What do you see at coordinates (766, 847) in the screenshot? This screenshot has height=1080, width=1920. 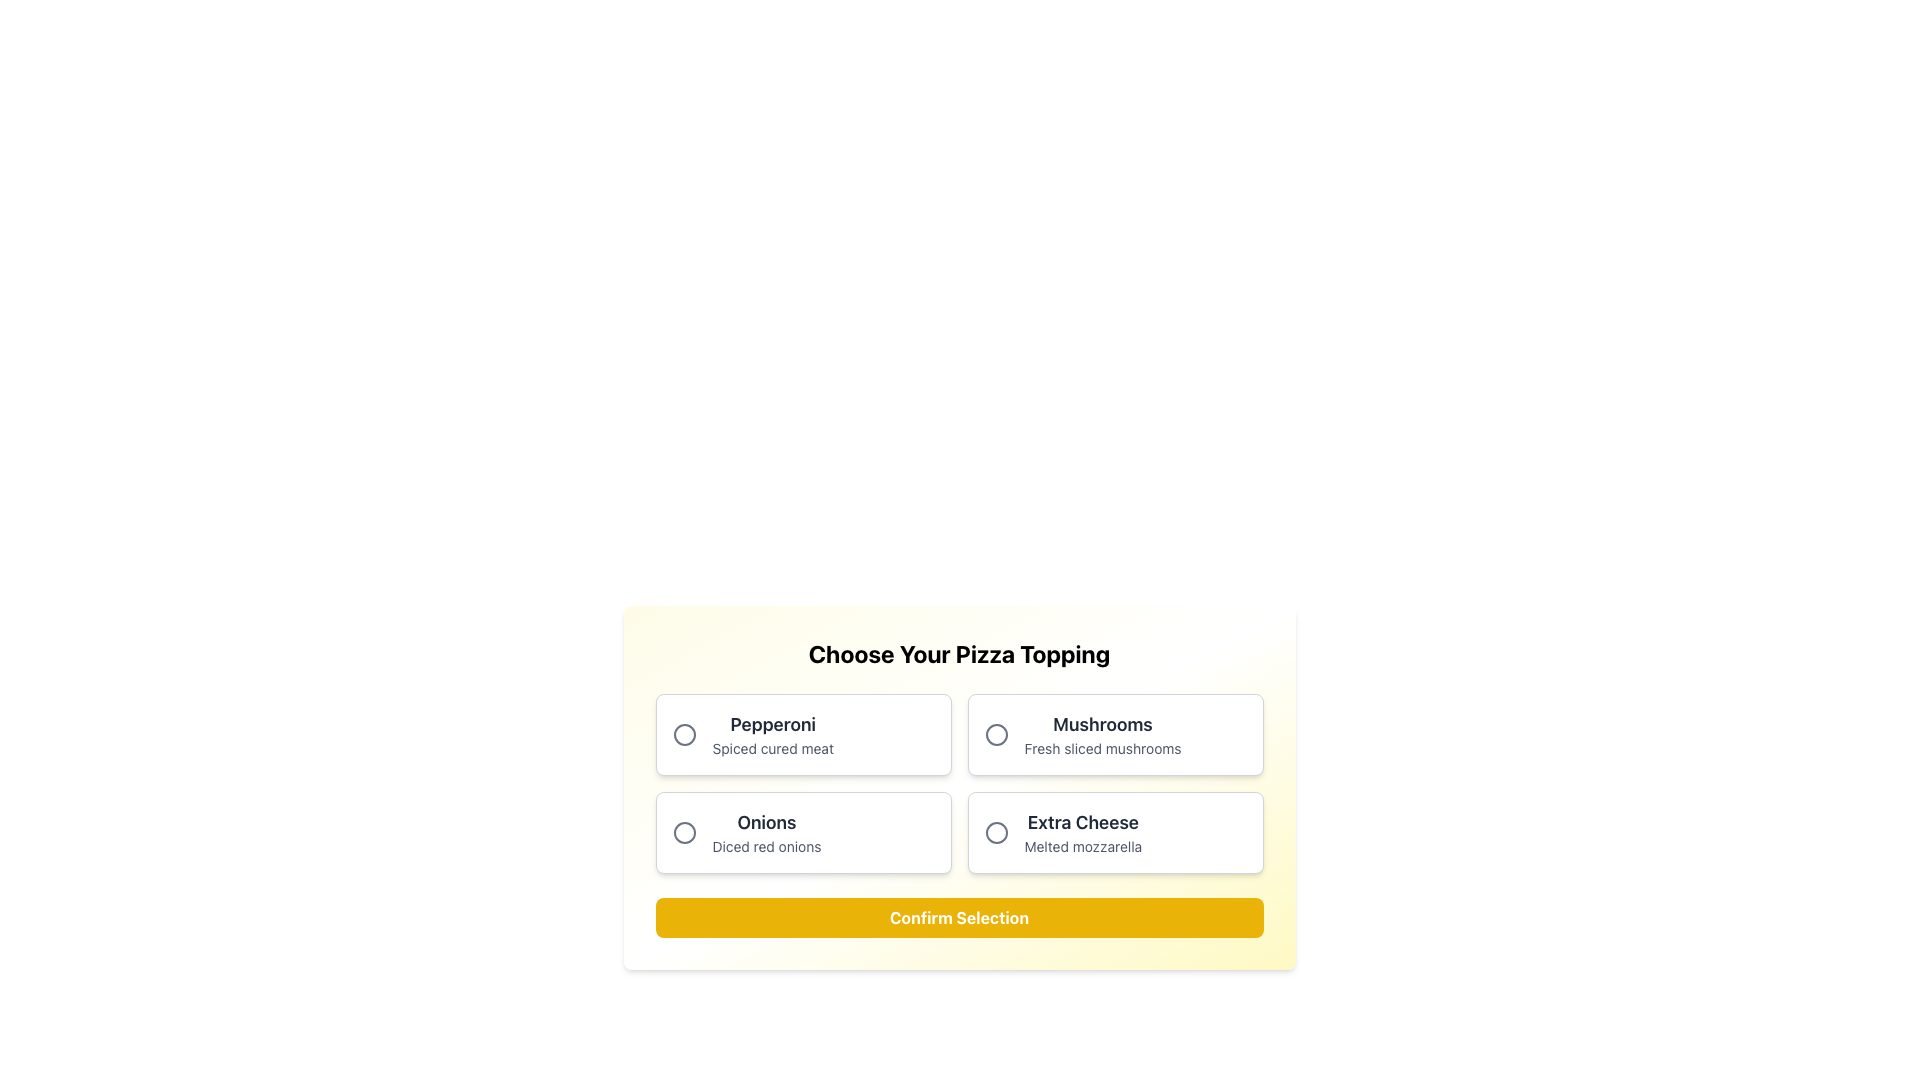 I see `the text label displaying 'Diced red onions', which is located beneath the text 'Onions' in the bottom-left grid cell of the displayed menu` at bounding box center [766, 847].